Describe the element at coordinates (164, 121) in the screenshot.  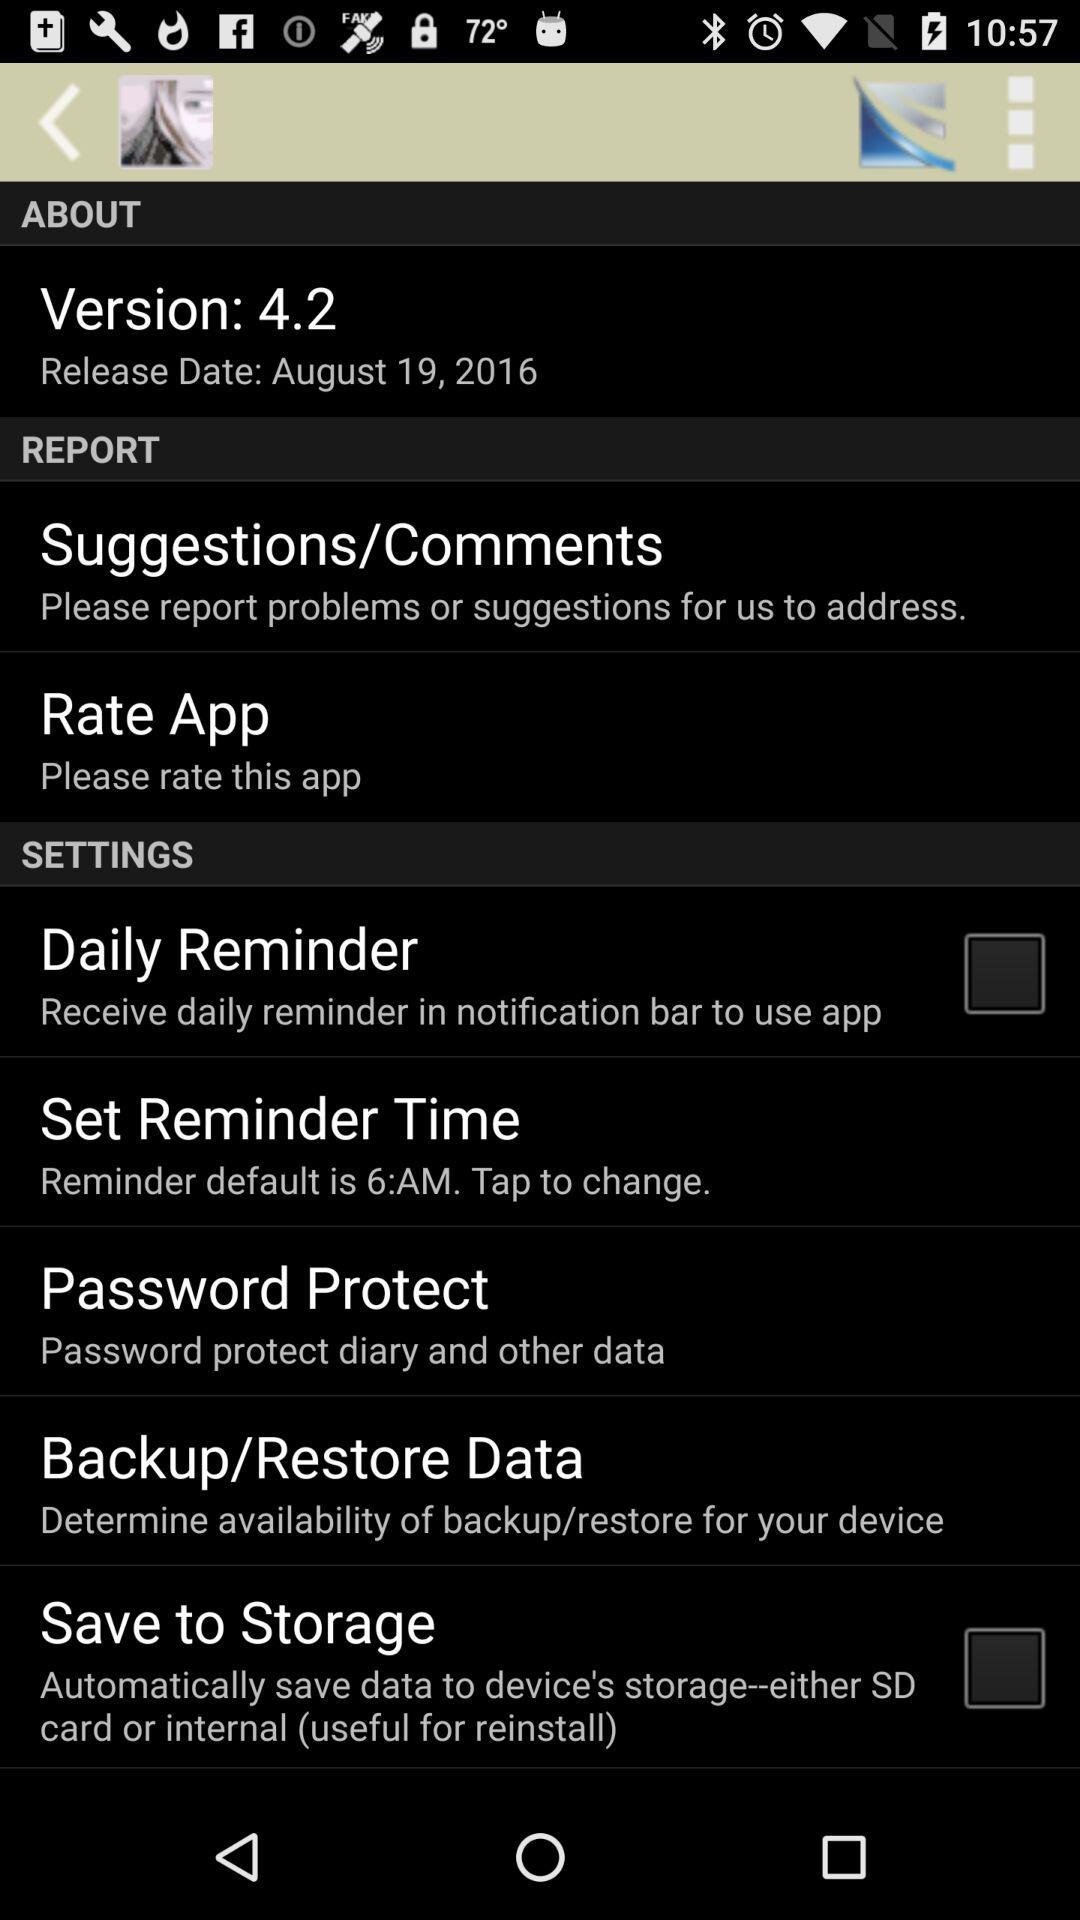
I see `item above about app` at that location.